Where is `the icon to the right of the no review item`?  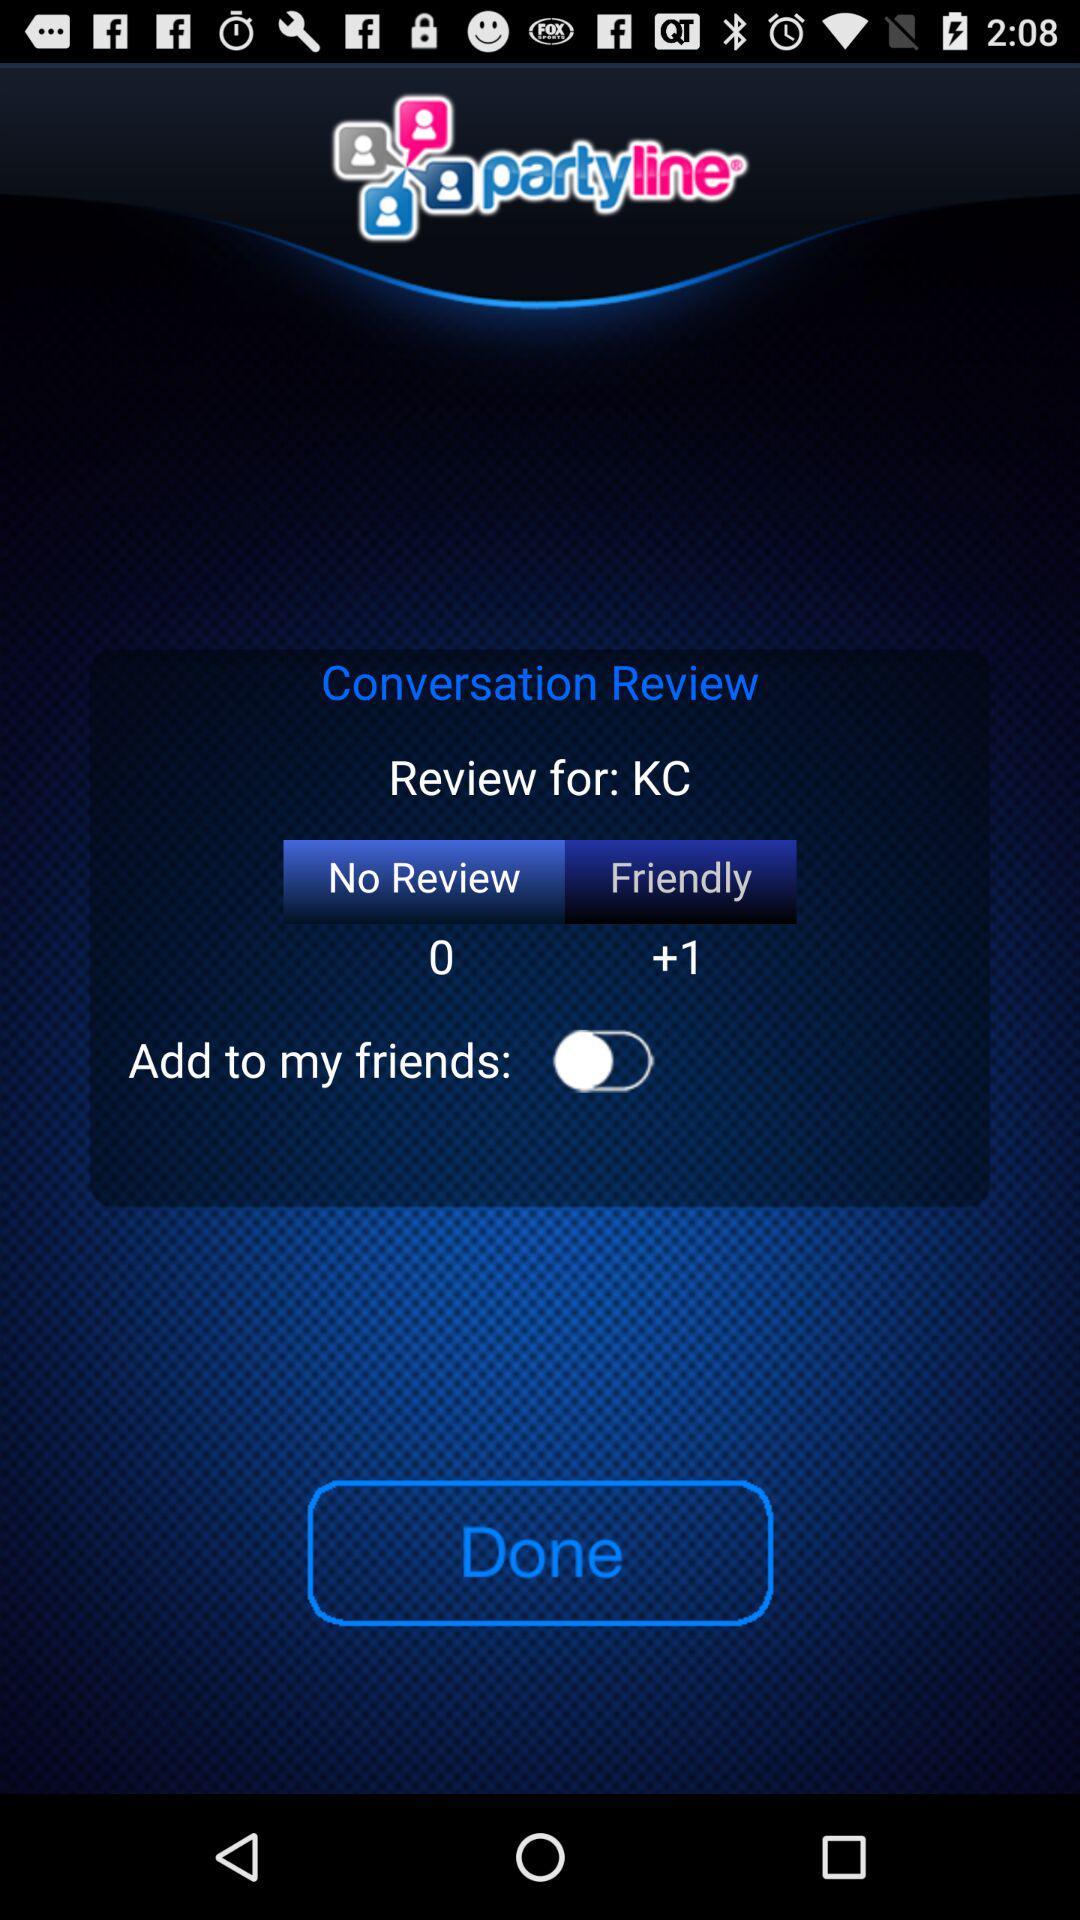
the icon to the right of the no review item is located at coordinates (679, 881).